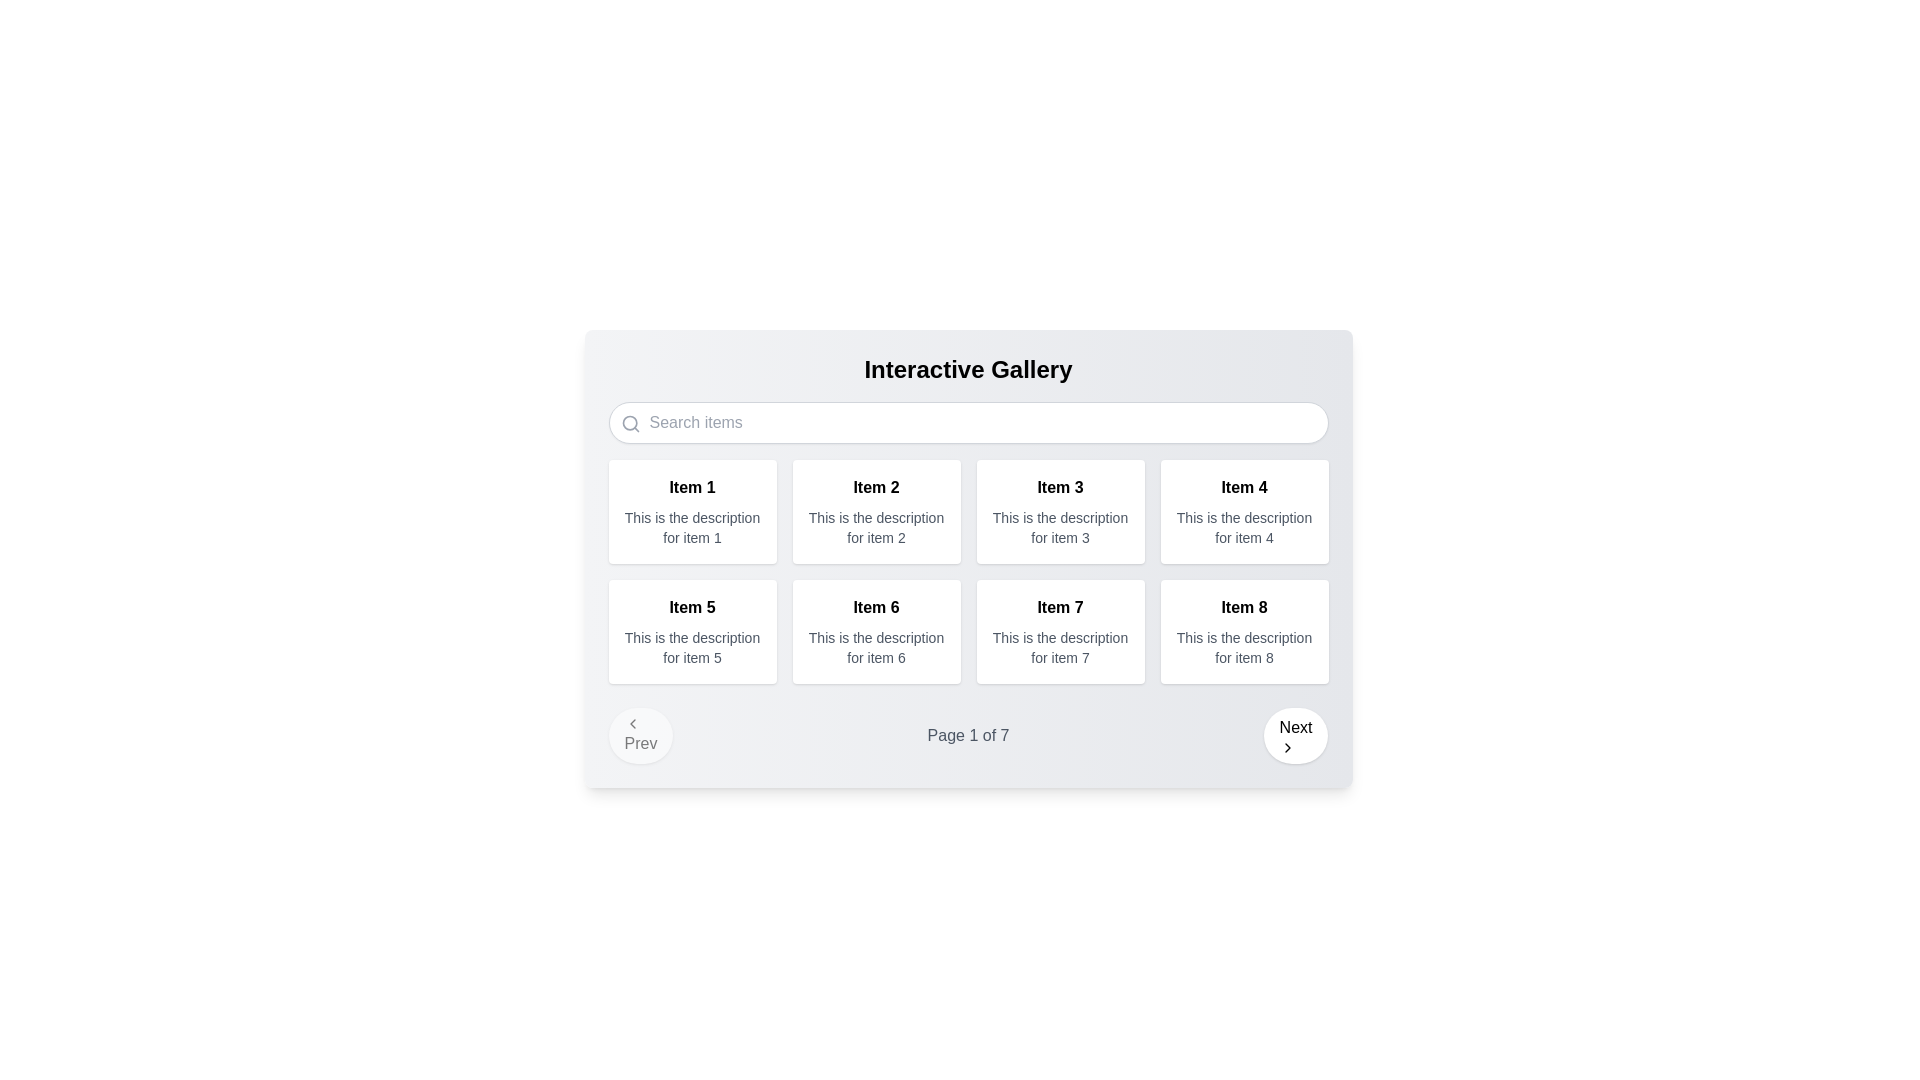 The height and width of the screenshot is (1080, 1920). I want to click on an individual item within the Grid layout of the 'Interactive Gallery', so click(968, 571).